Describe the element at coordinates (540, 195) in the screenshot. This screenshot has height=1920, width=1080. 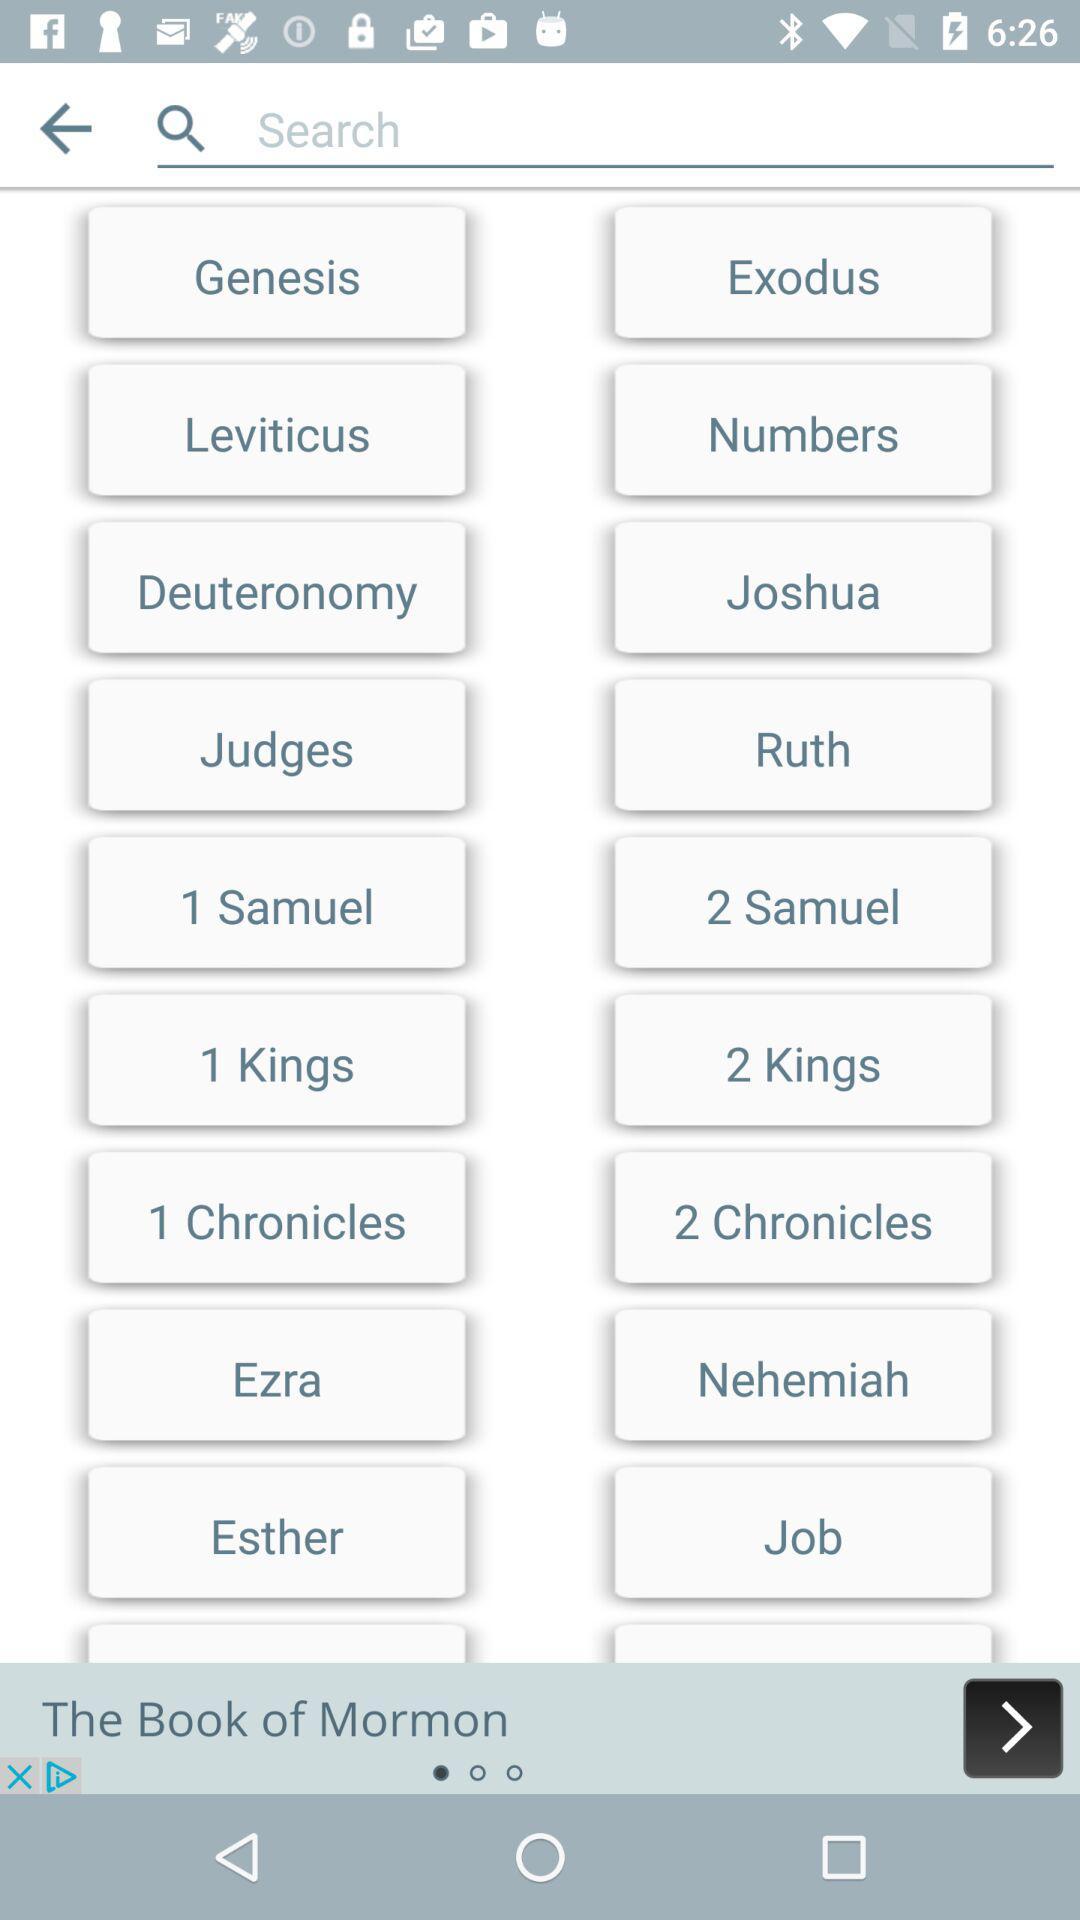
I see `limit` at that location.